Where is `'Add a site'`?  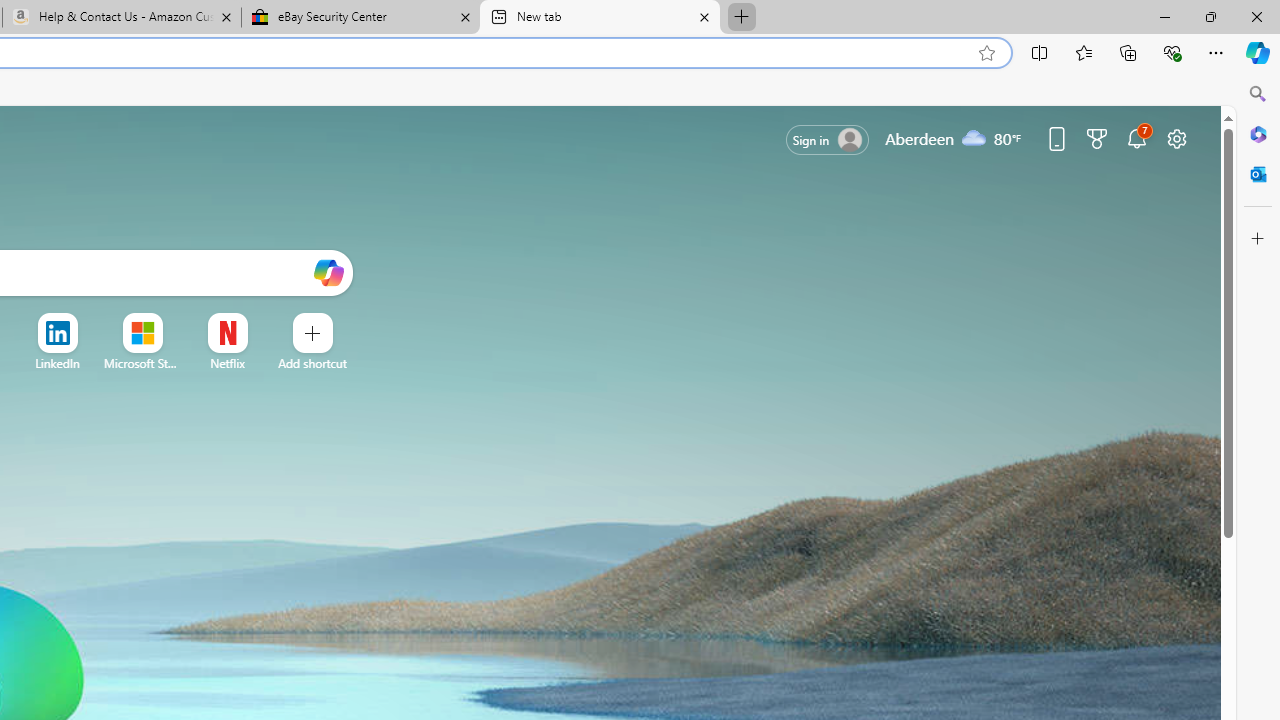 'Add a site' is located at coordinates (311, 363).